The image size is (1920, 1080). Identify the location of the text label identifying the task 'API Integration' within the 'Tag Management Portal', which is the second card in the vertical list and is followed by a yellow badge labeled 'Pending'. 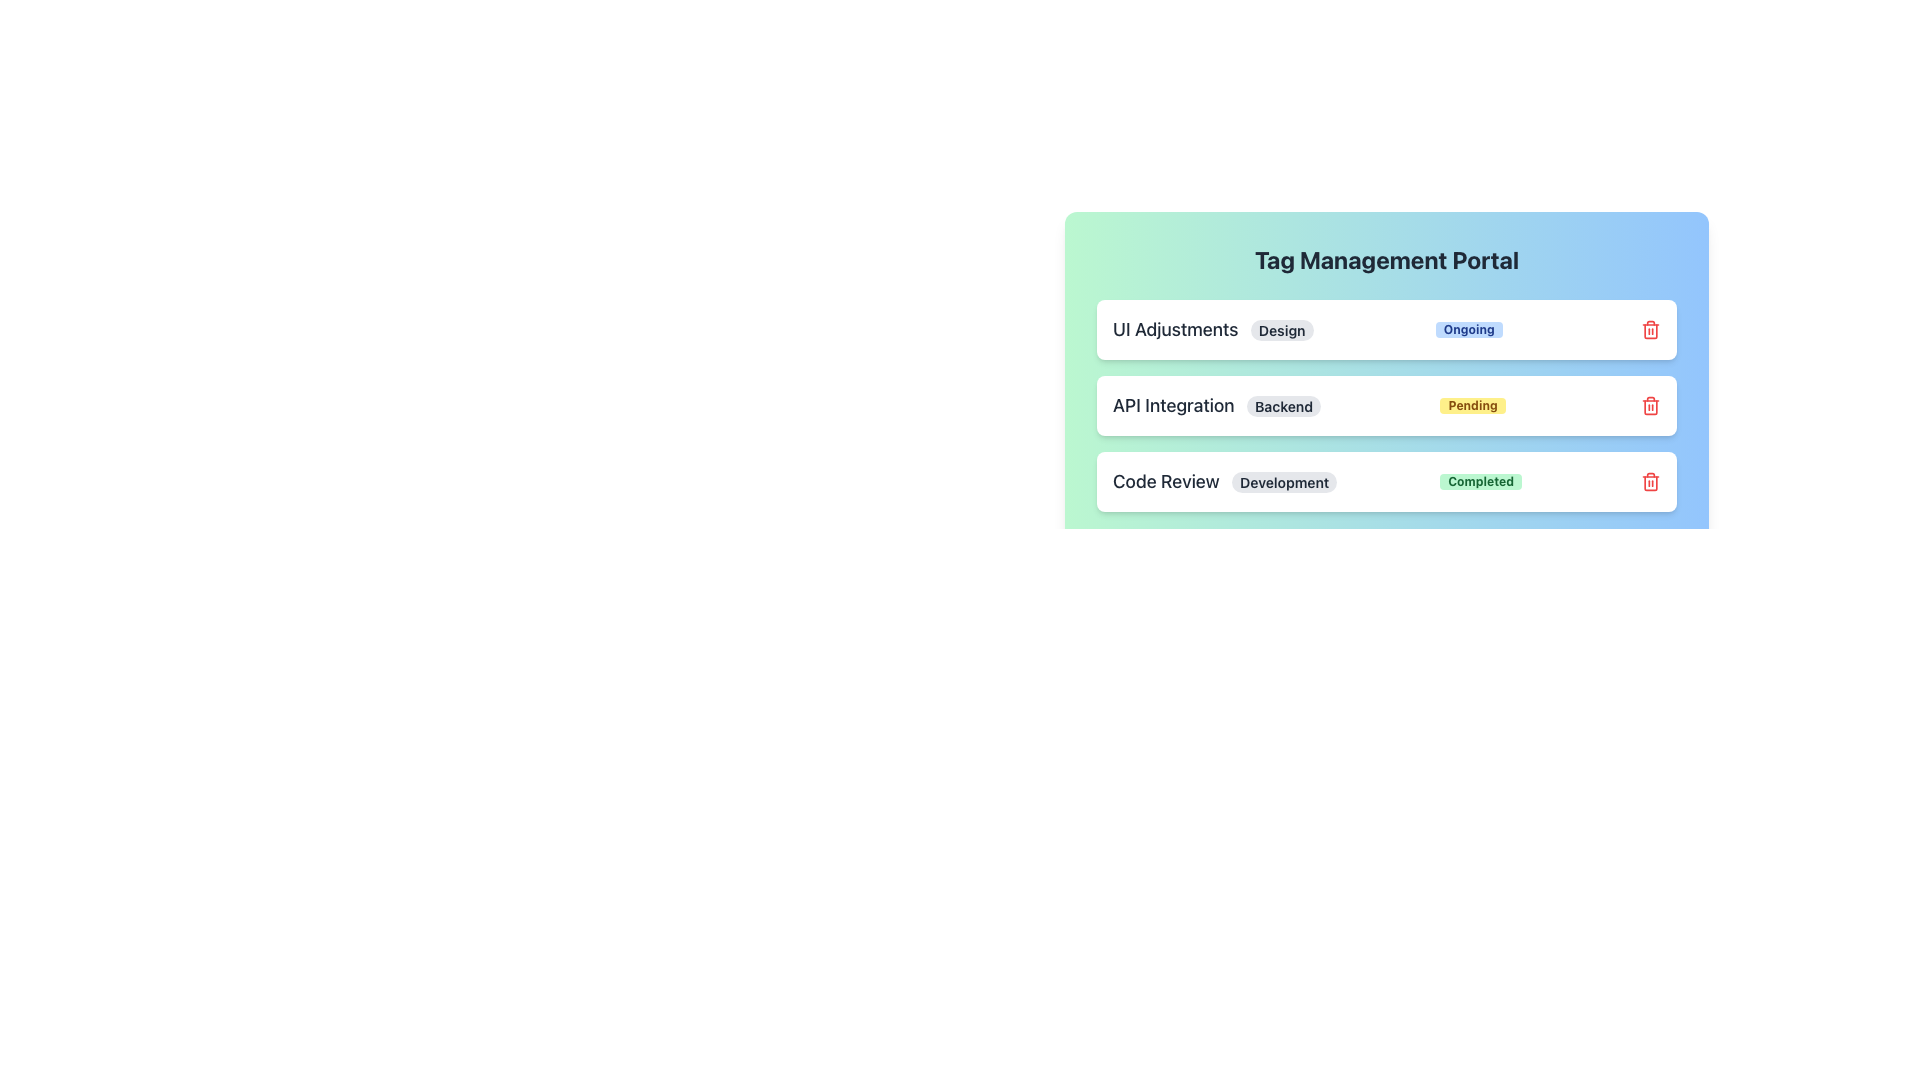
(1216, 405).